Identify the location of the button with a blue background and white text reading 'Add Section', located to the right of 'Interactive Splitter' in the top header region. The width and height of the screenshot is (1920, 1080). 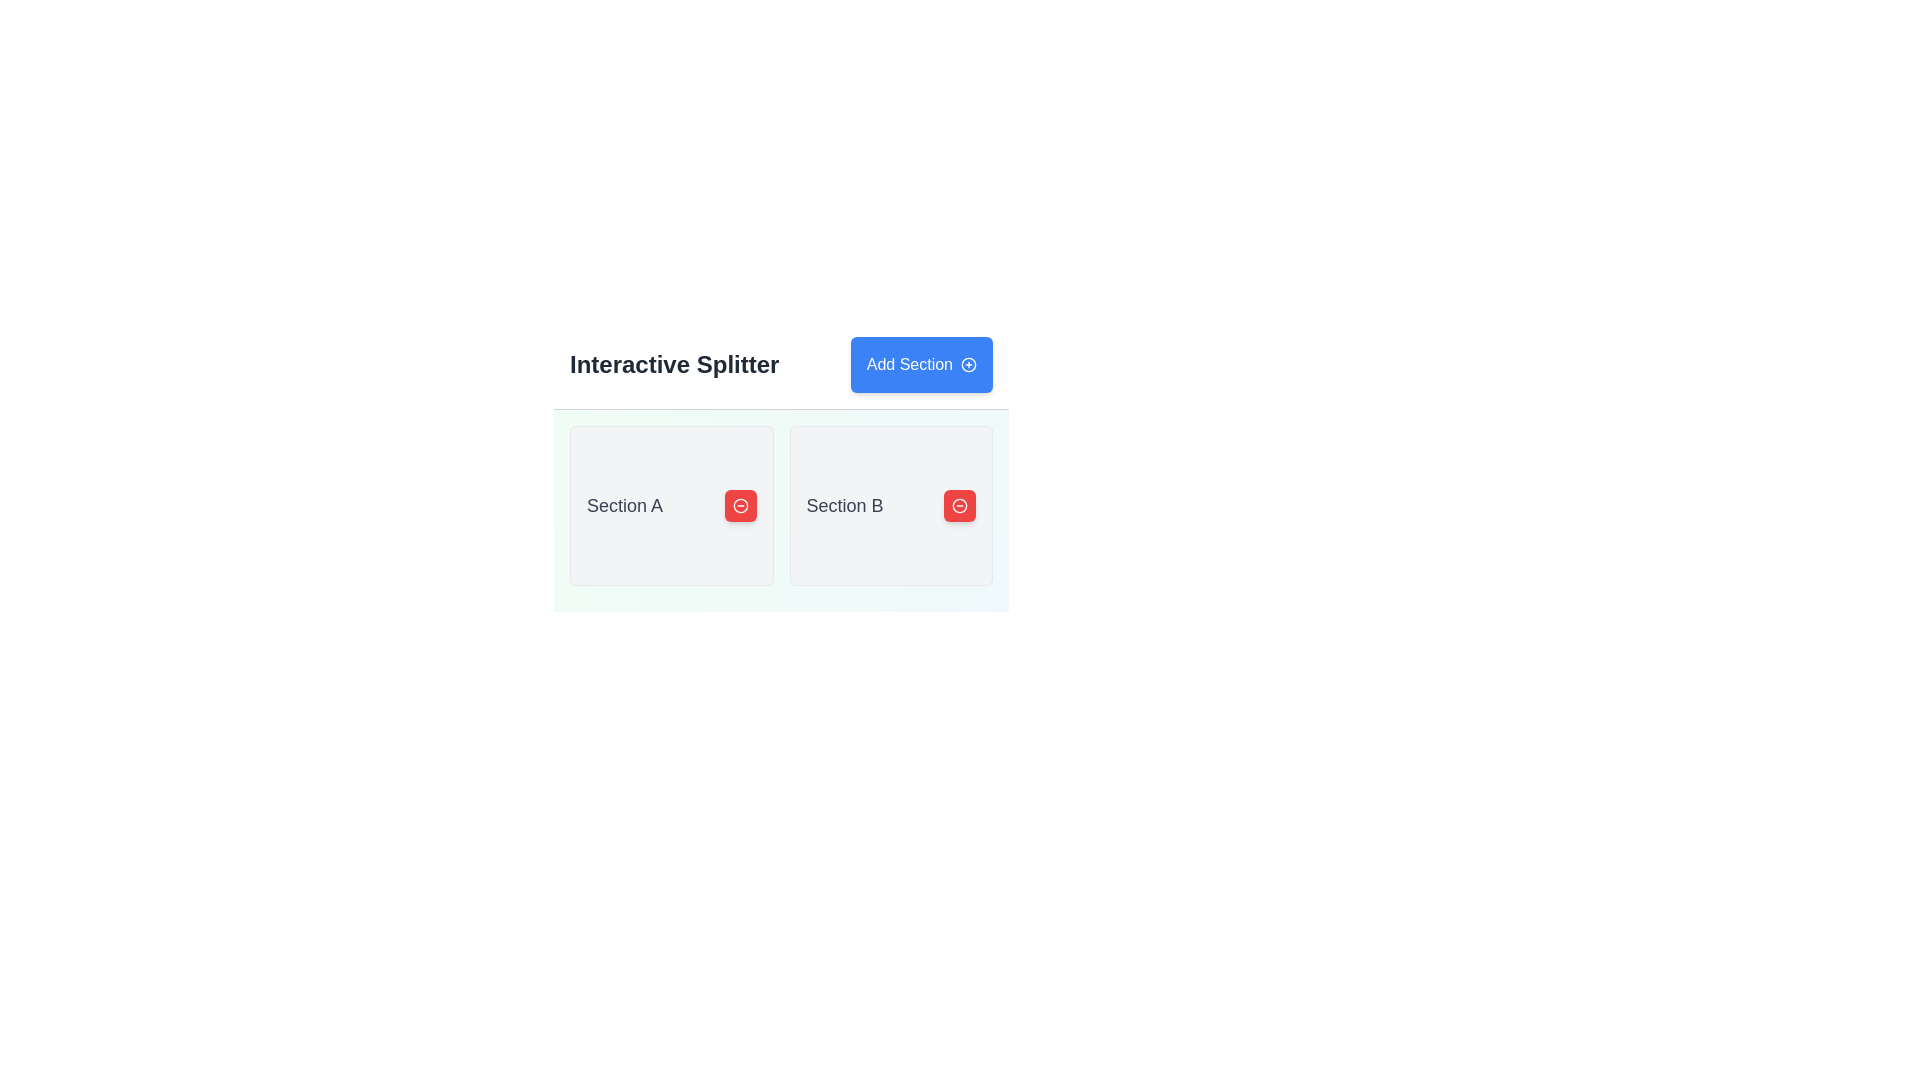
(920, 365).